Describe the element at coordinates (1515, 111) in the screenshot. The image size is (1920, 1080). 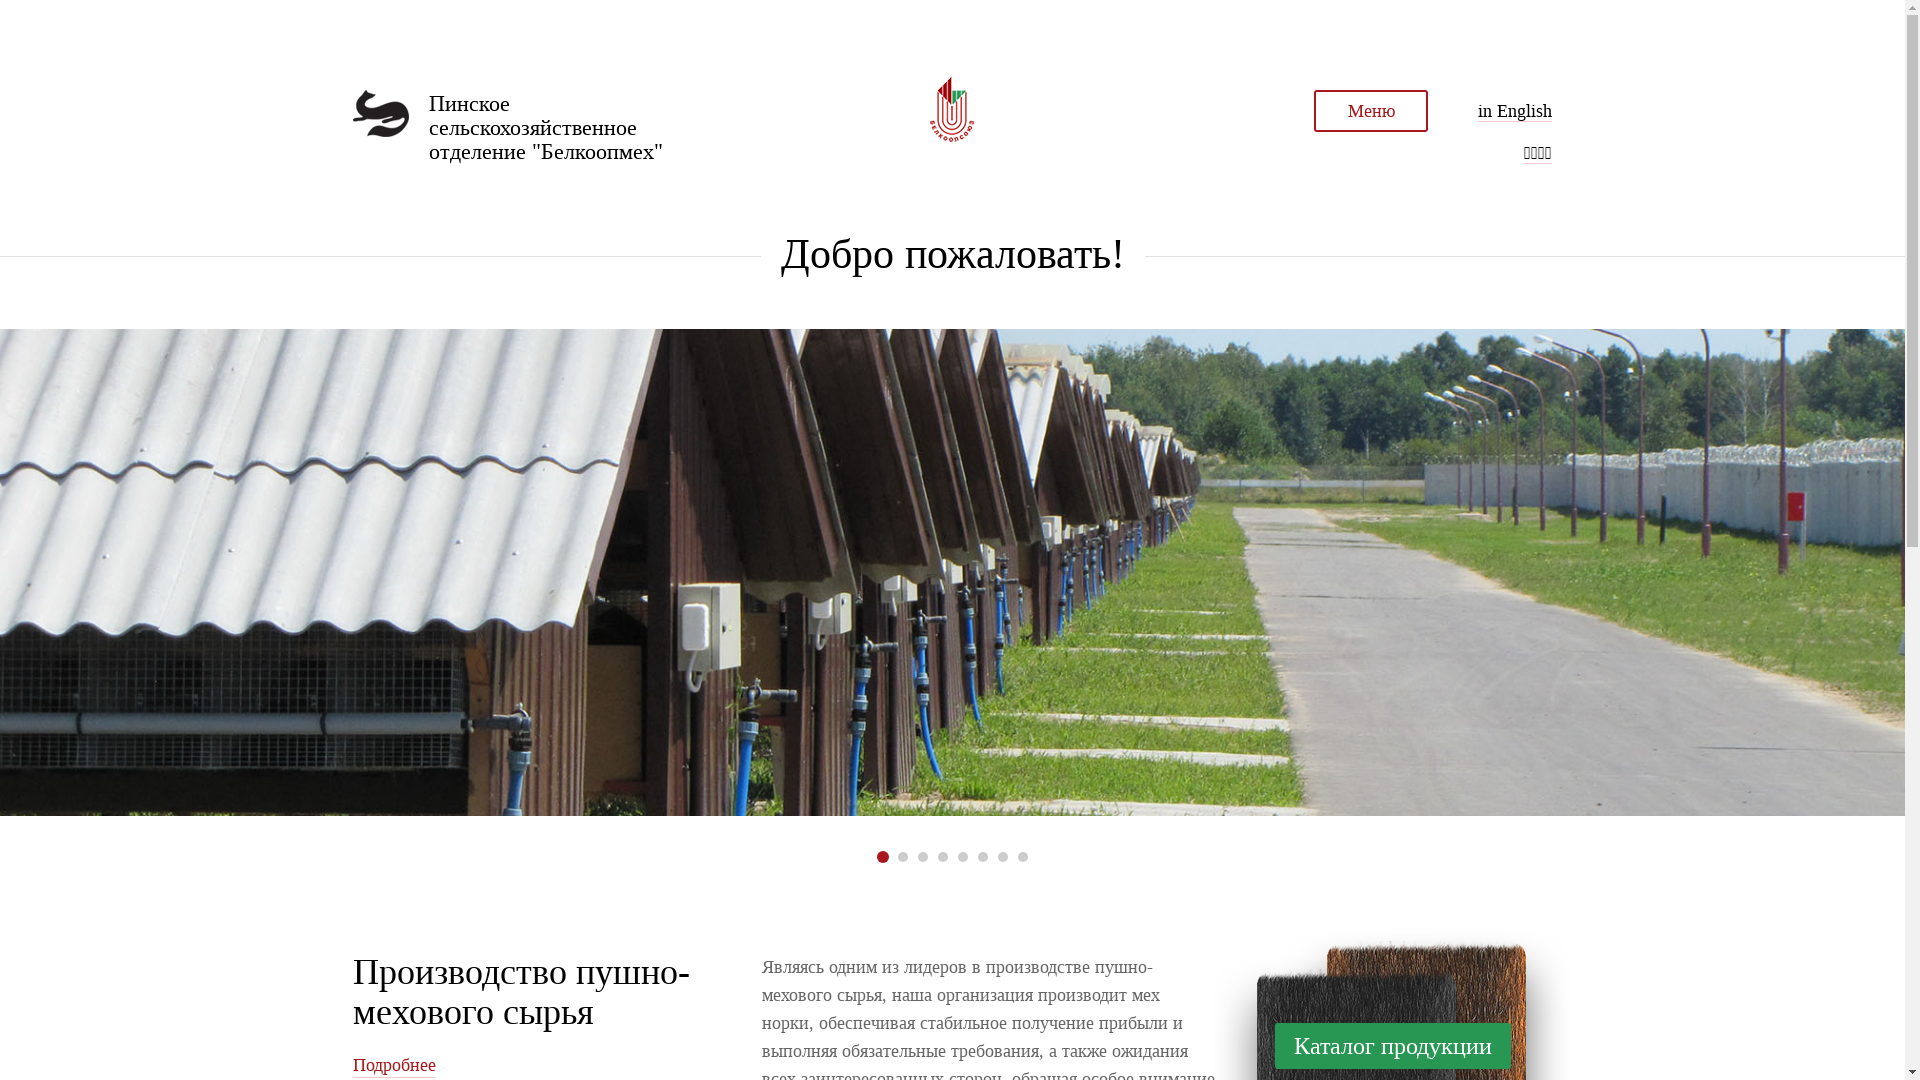
I see `'in English'` at that location.